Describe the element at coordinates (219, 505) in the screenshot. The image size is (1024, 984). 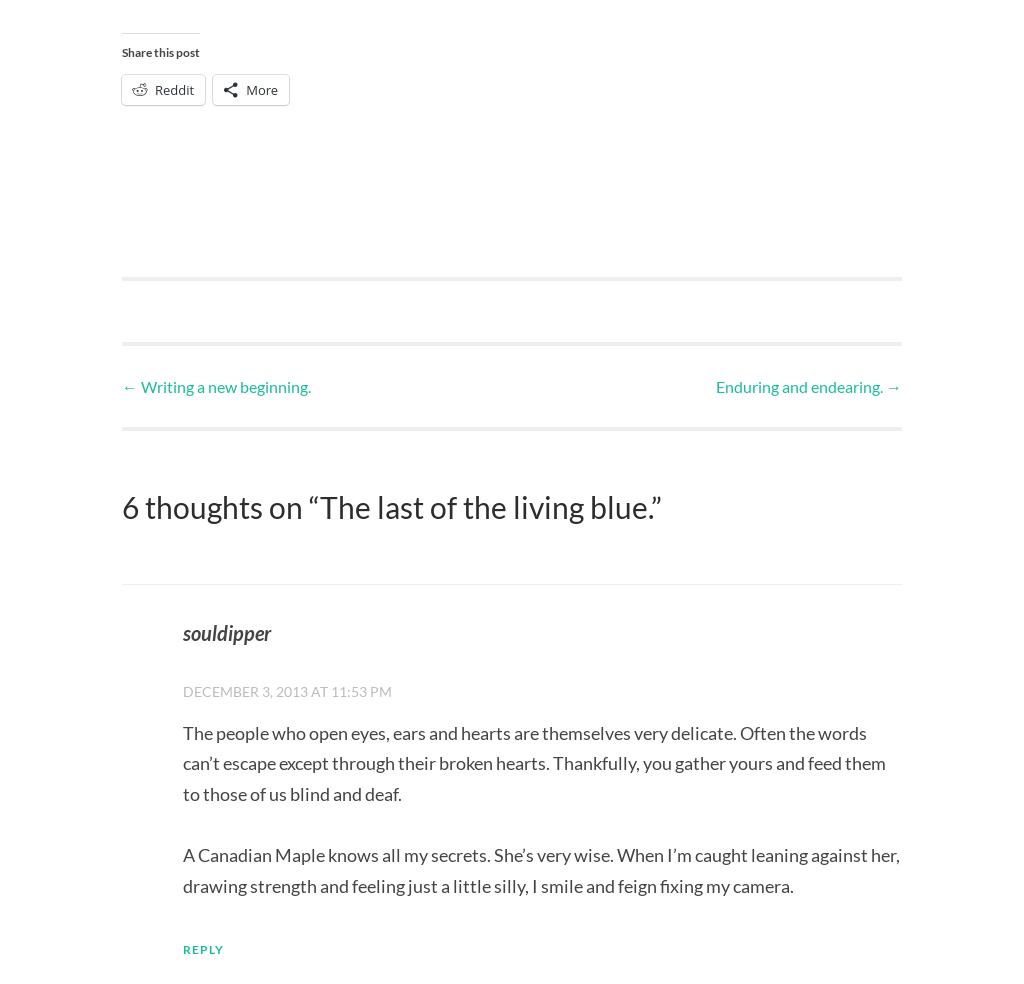
I see `'6 thoughts on “'` at that location.